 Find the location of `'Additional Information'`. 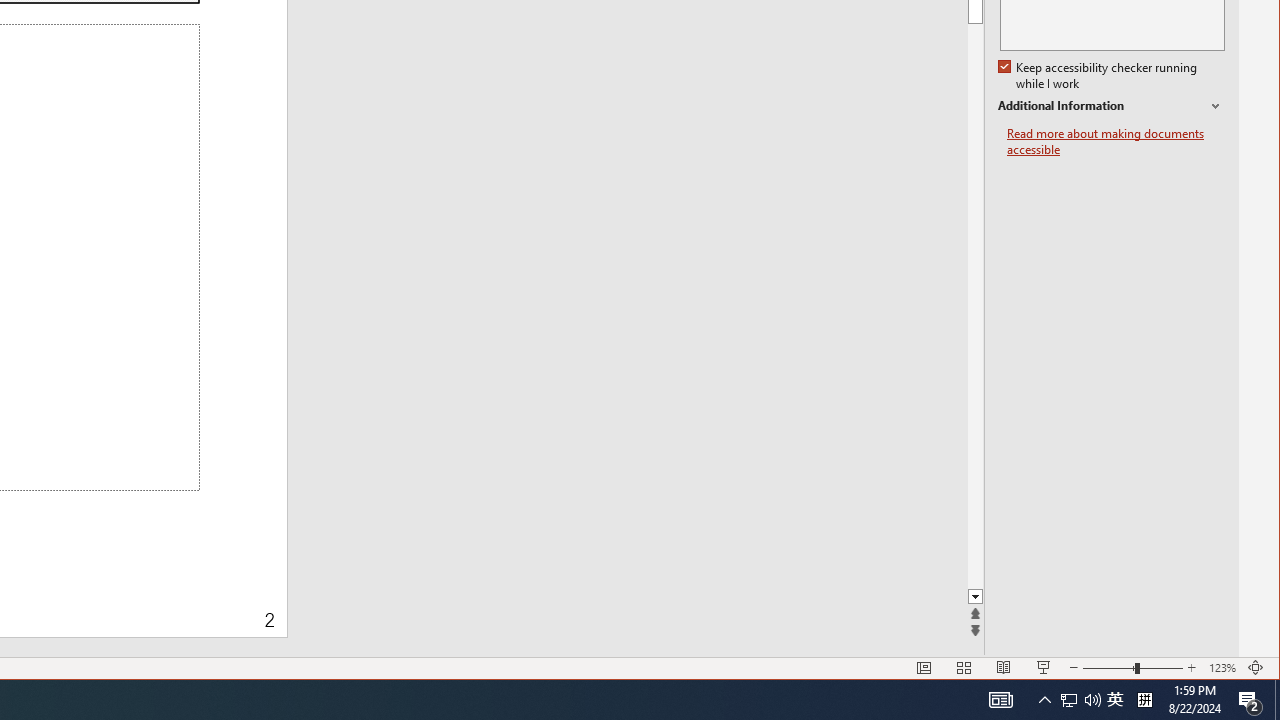

'Additional Information' is located at coordinates (1110, 106).